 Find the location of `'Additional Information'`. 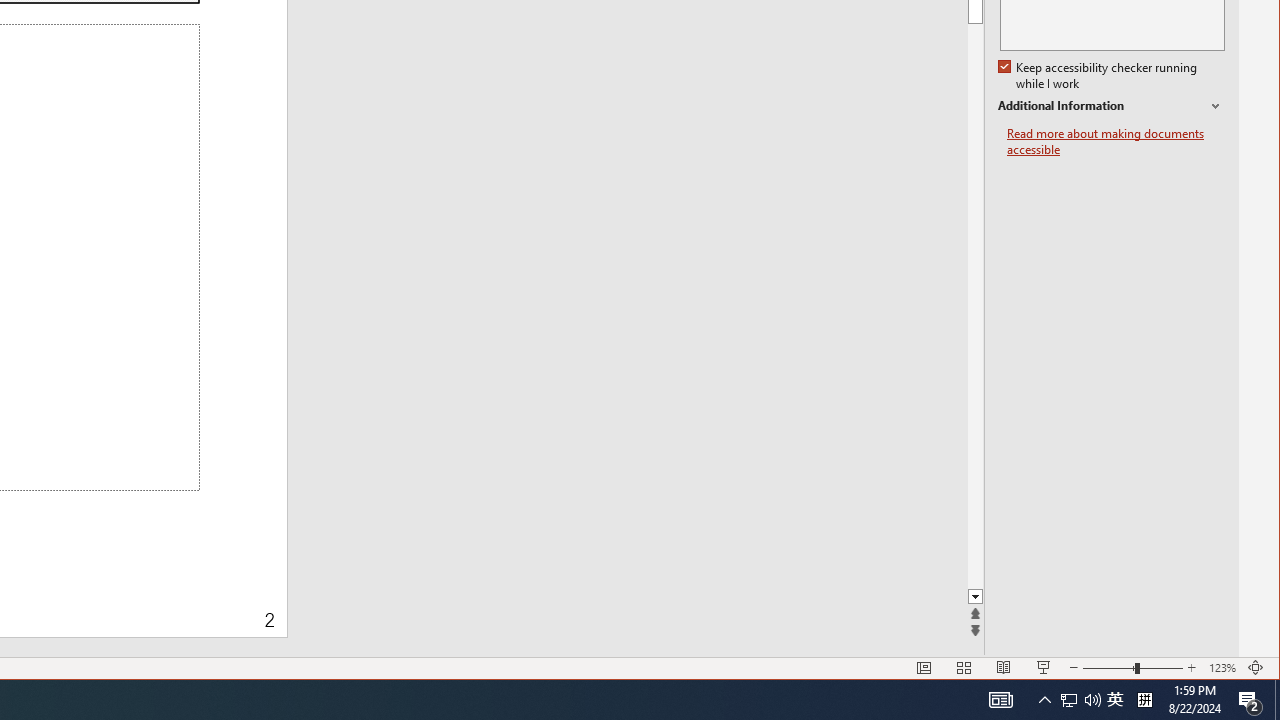

'Additional Information' is located at coordinates (1110, 106).